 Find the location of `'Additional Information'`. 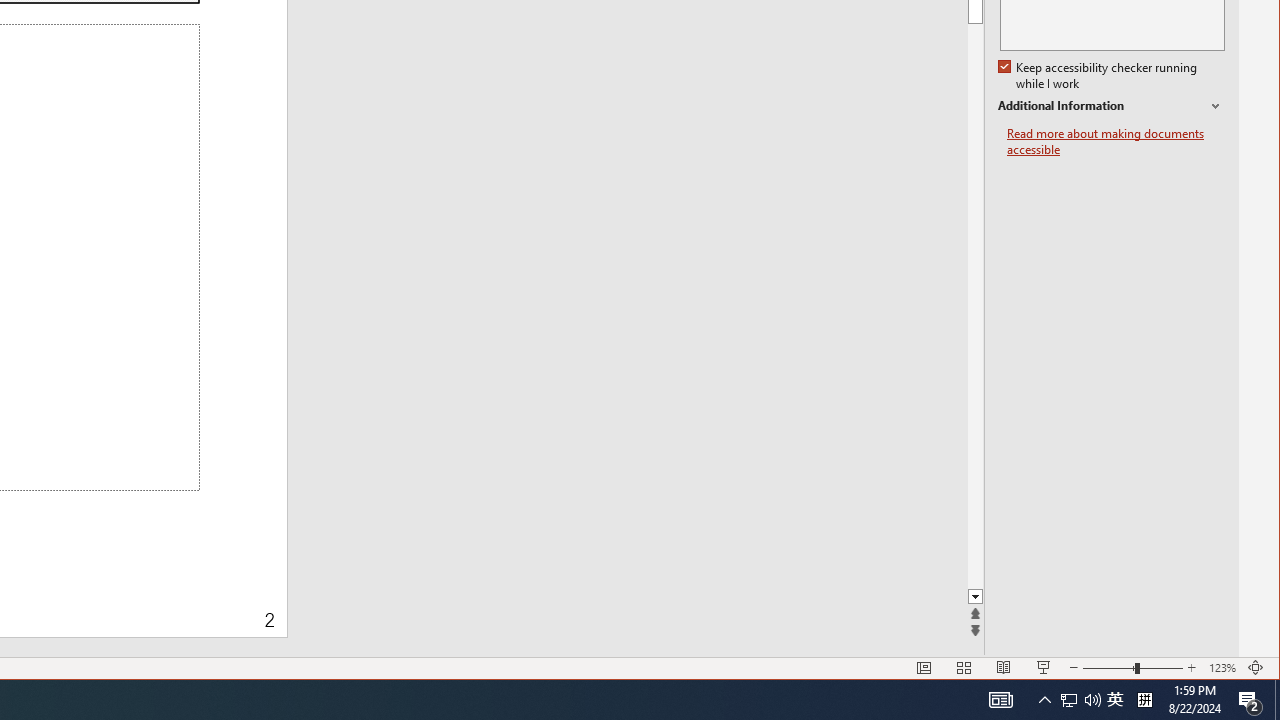

'Additional Information' is located at coordinates (1110, 106).